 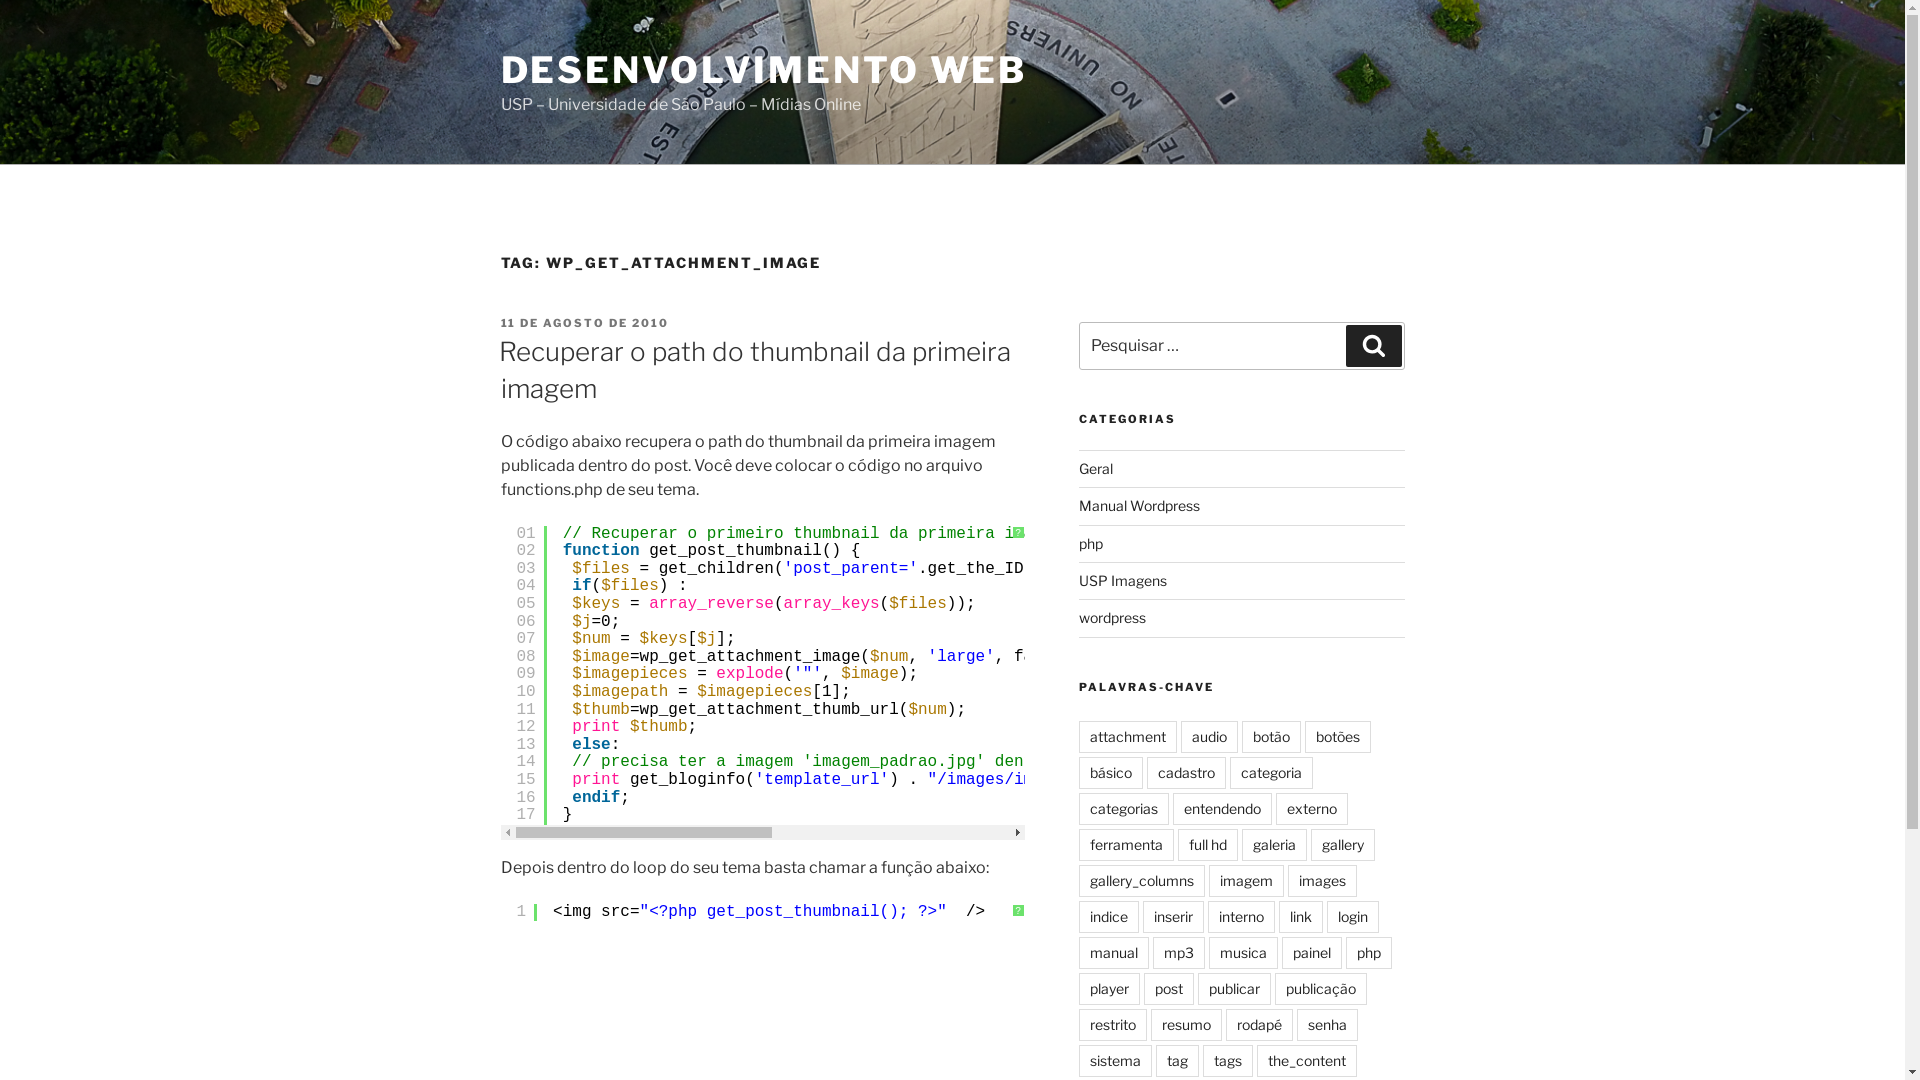 I want to click on 'Recuperar o path do thumbnail da primeira imagem', so click(x=752, y=369).